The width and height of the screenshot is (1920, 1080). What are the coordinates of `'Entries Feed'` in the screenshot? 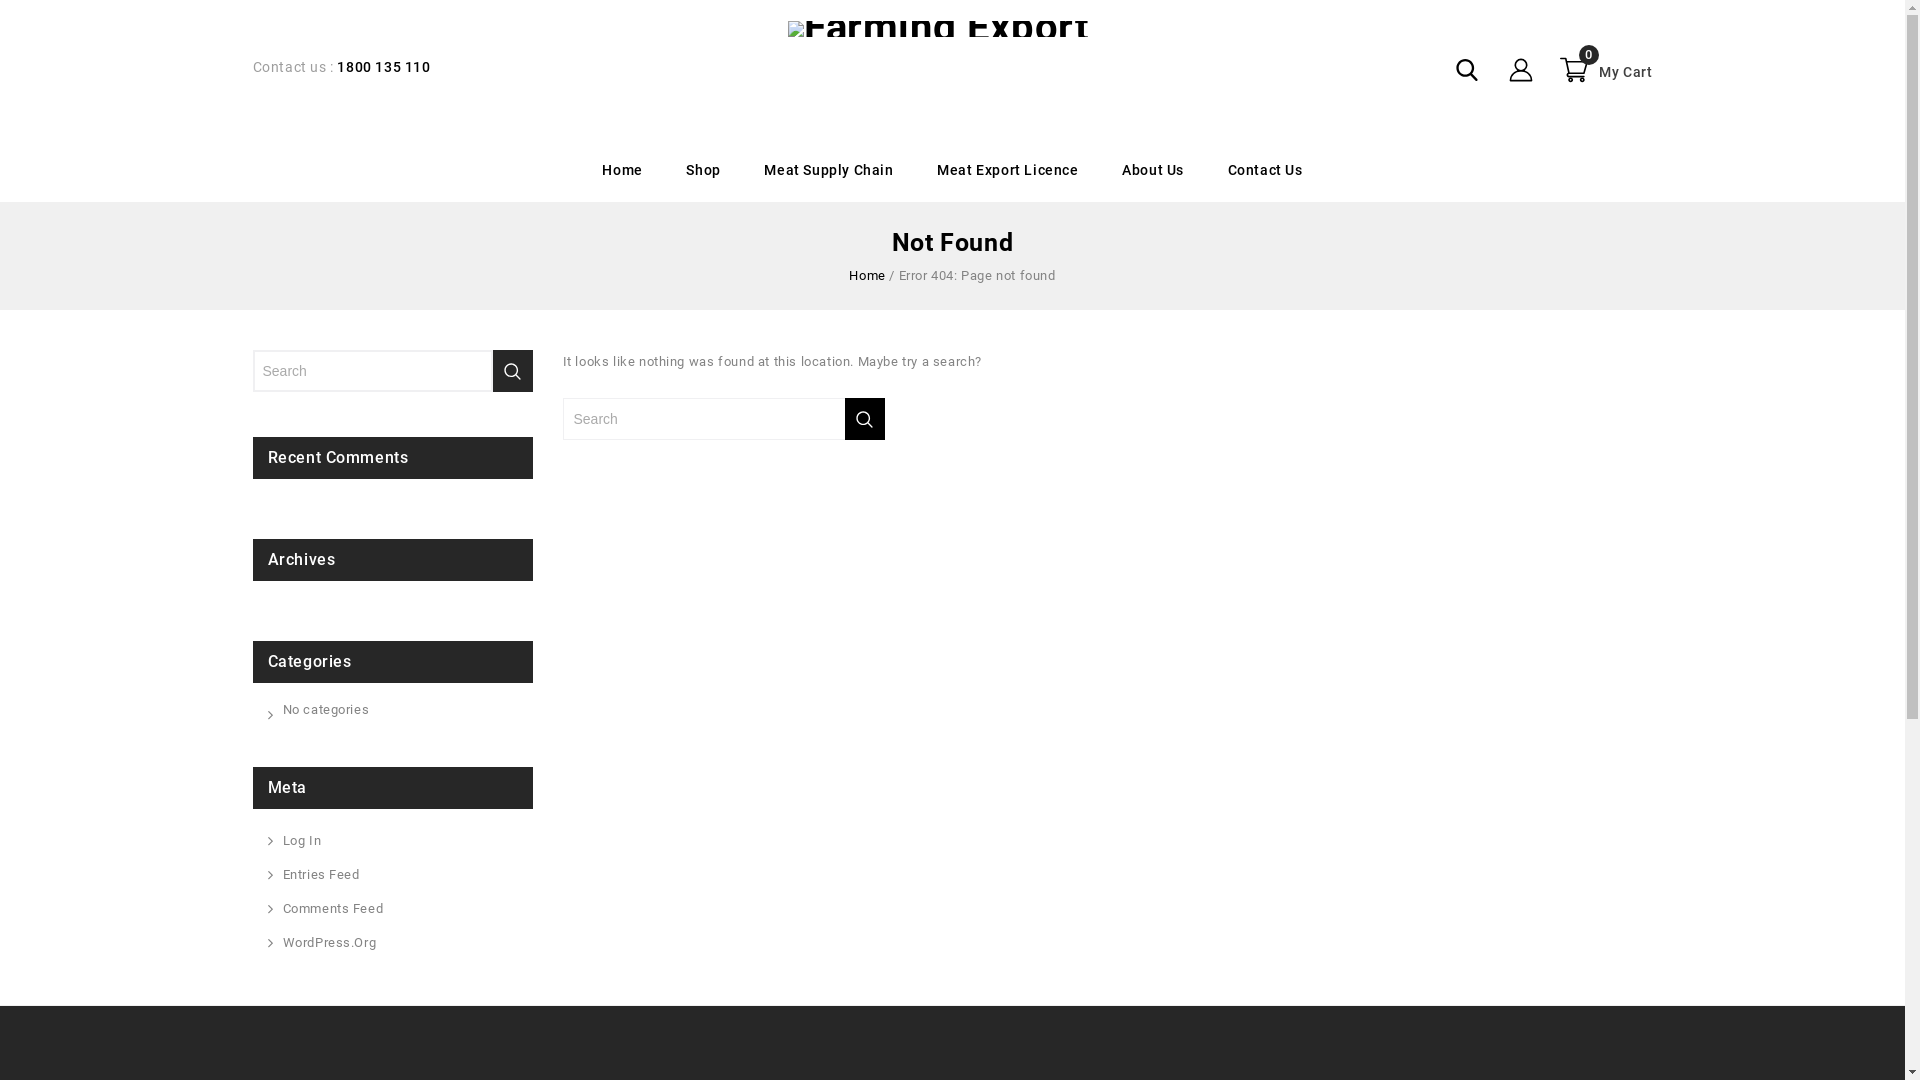 It's located at (320, 874).